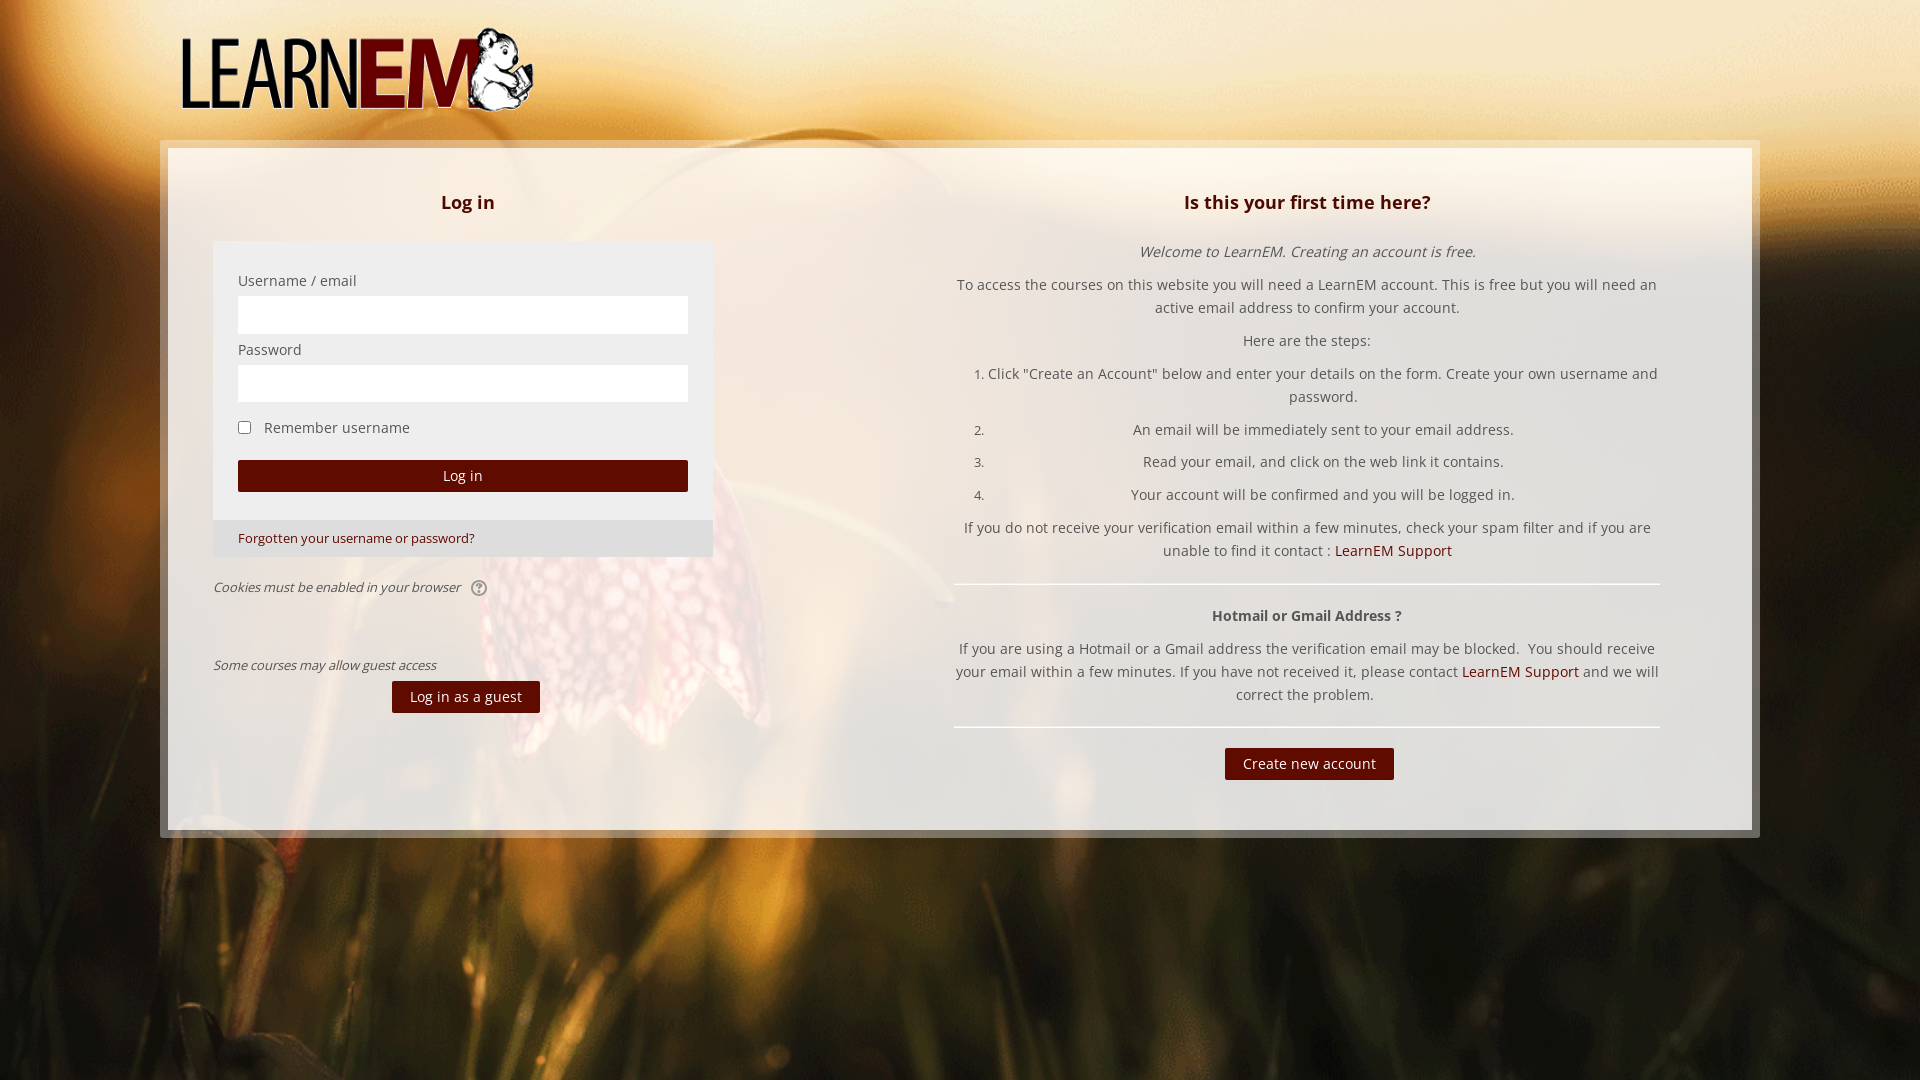  I want to click on 'Help with Cookies must be enabled in your browser', so click(480, 586).